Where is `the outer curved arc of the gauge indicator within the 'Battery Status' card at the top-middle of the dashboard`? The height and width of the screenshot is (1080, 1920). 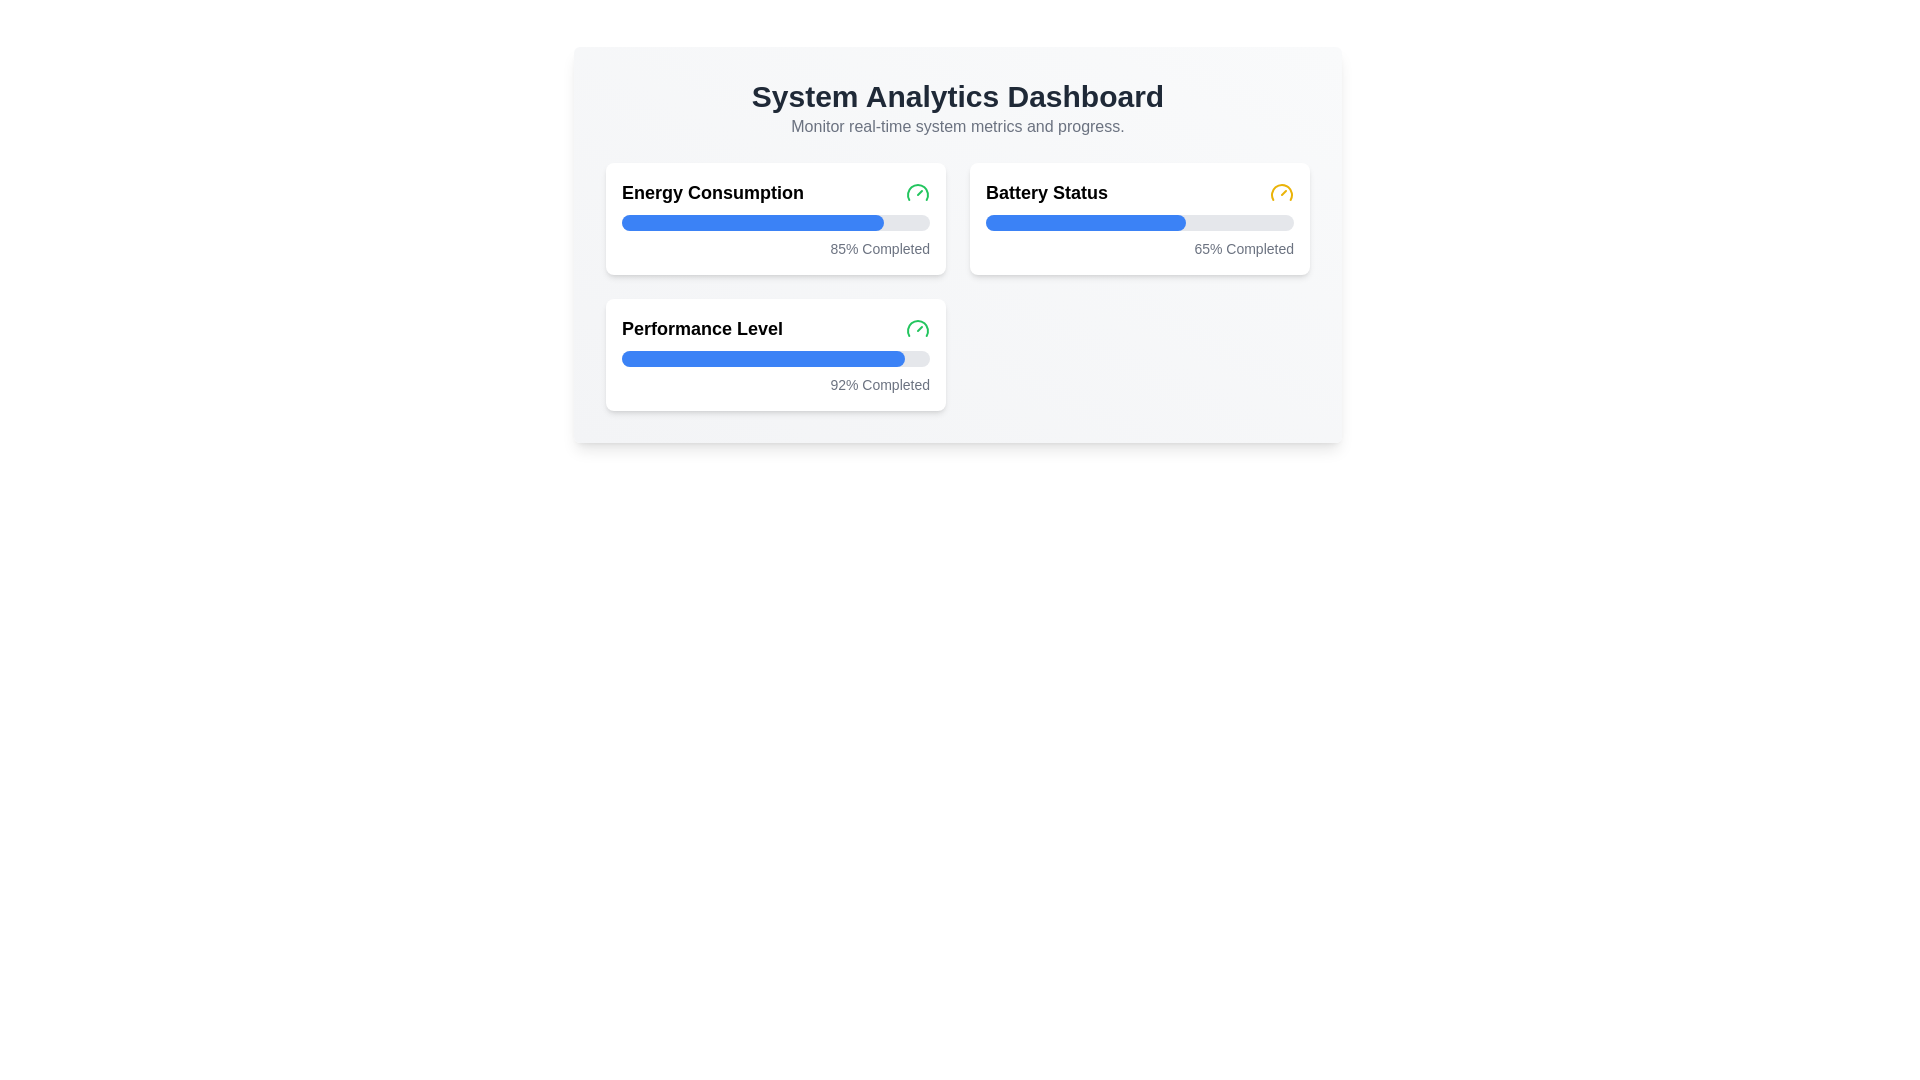
the outer curved arc of the gauge indicator within the 'Battery Status' card at the top-middle of the dashboard is located at coordinates (1281, 192).